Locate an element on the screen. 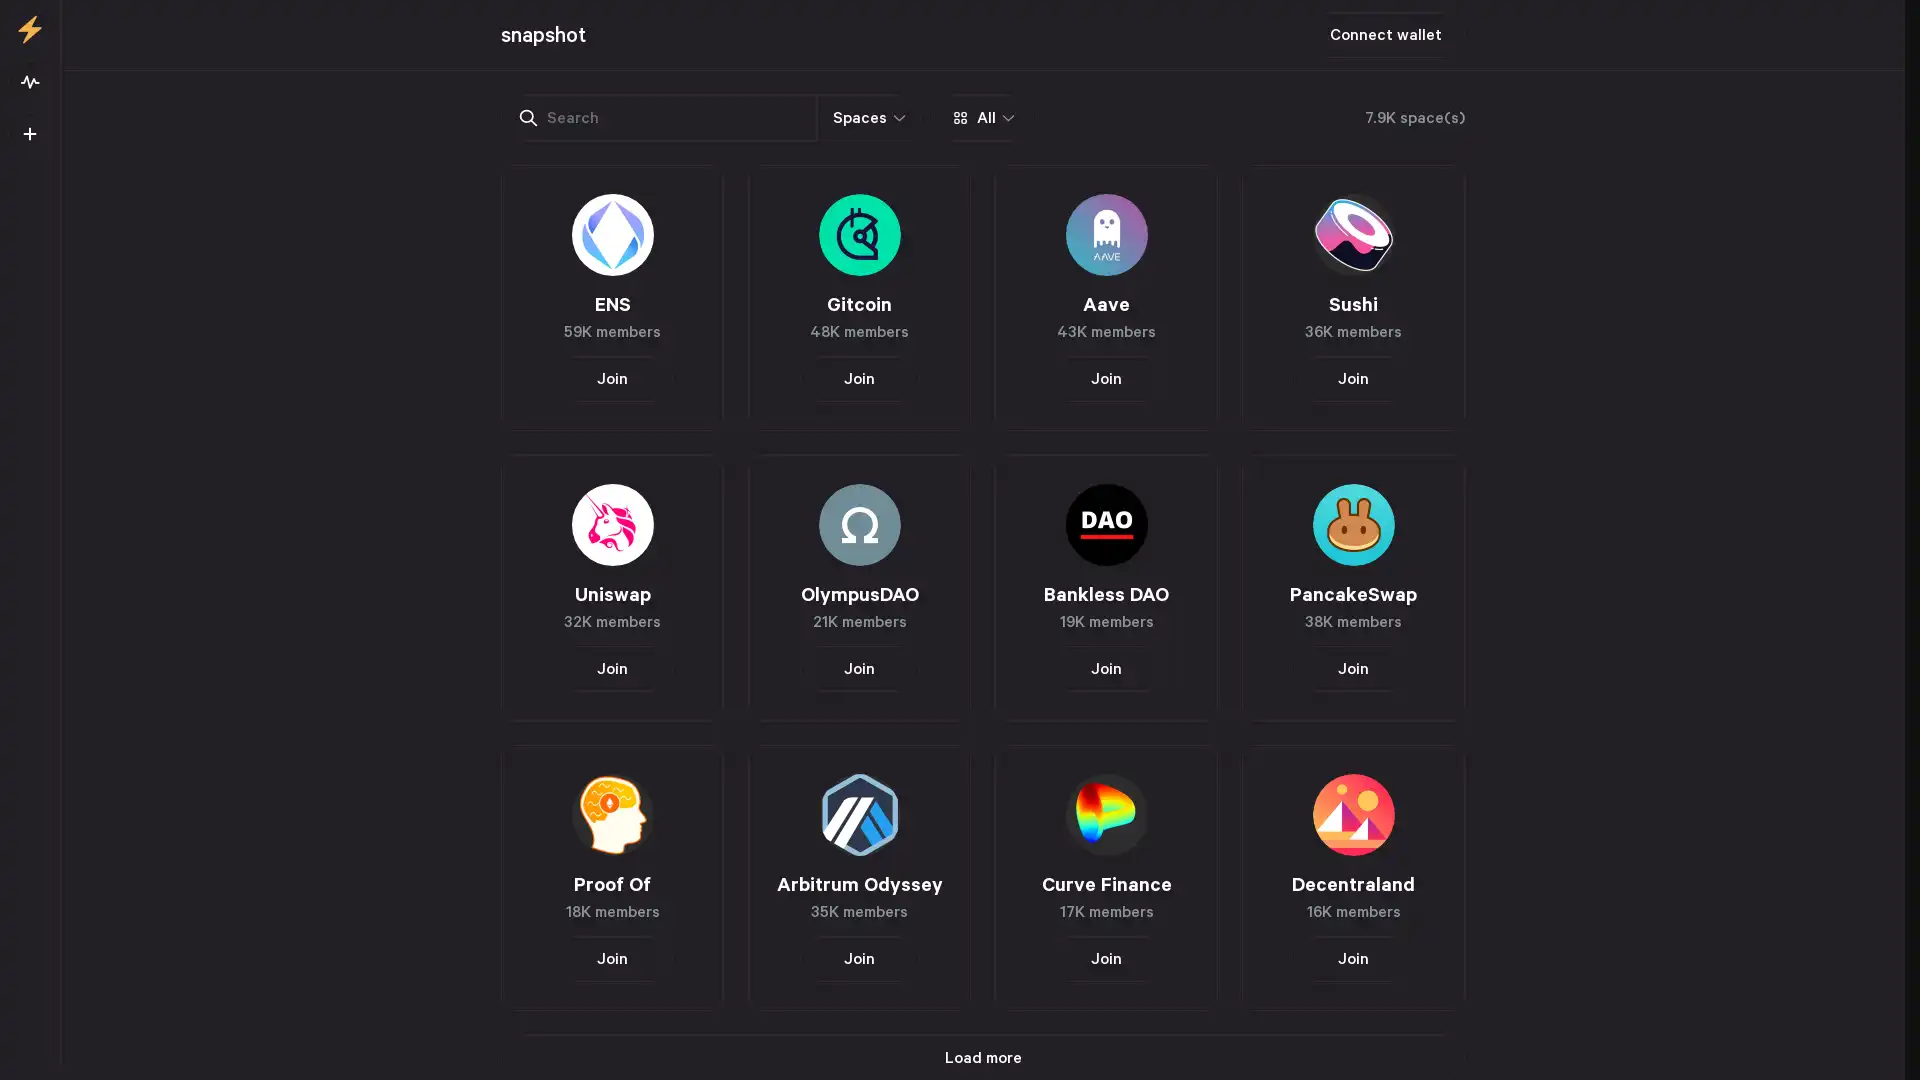 This screenshot has width=1920, height=1080. Join is located at coordinates (1104, 958).